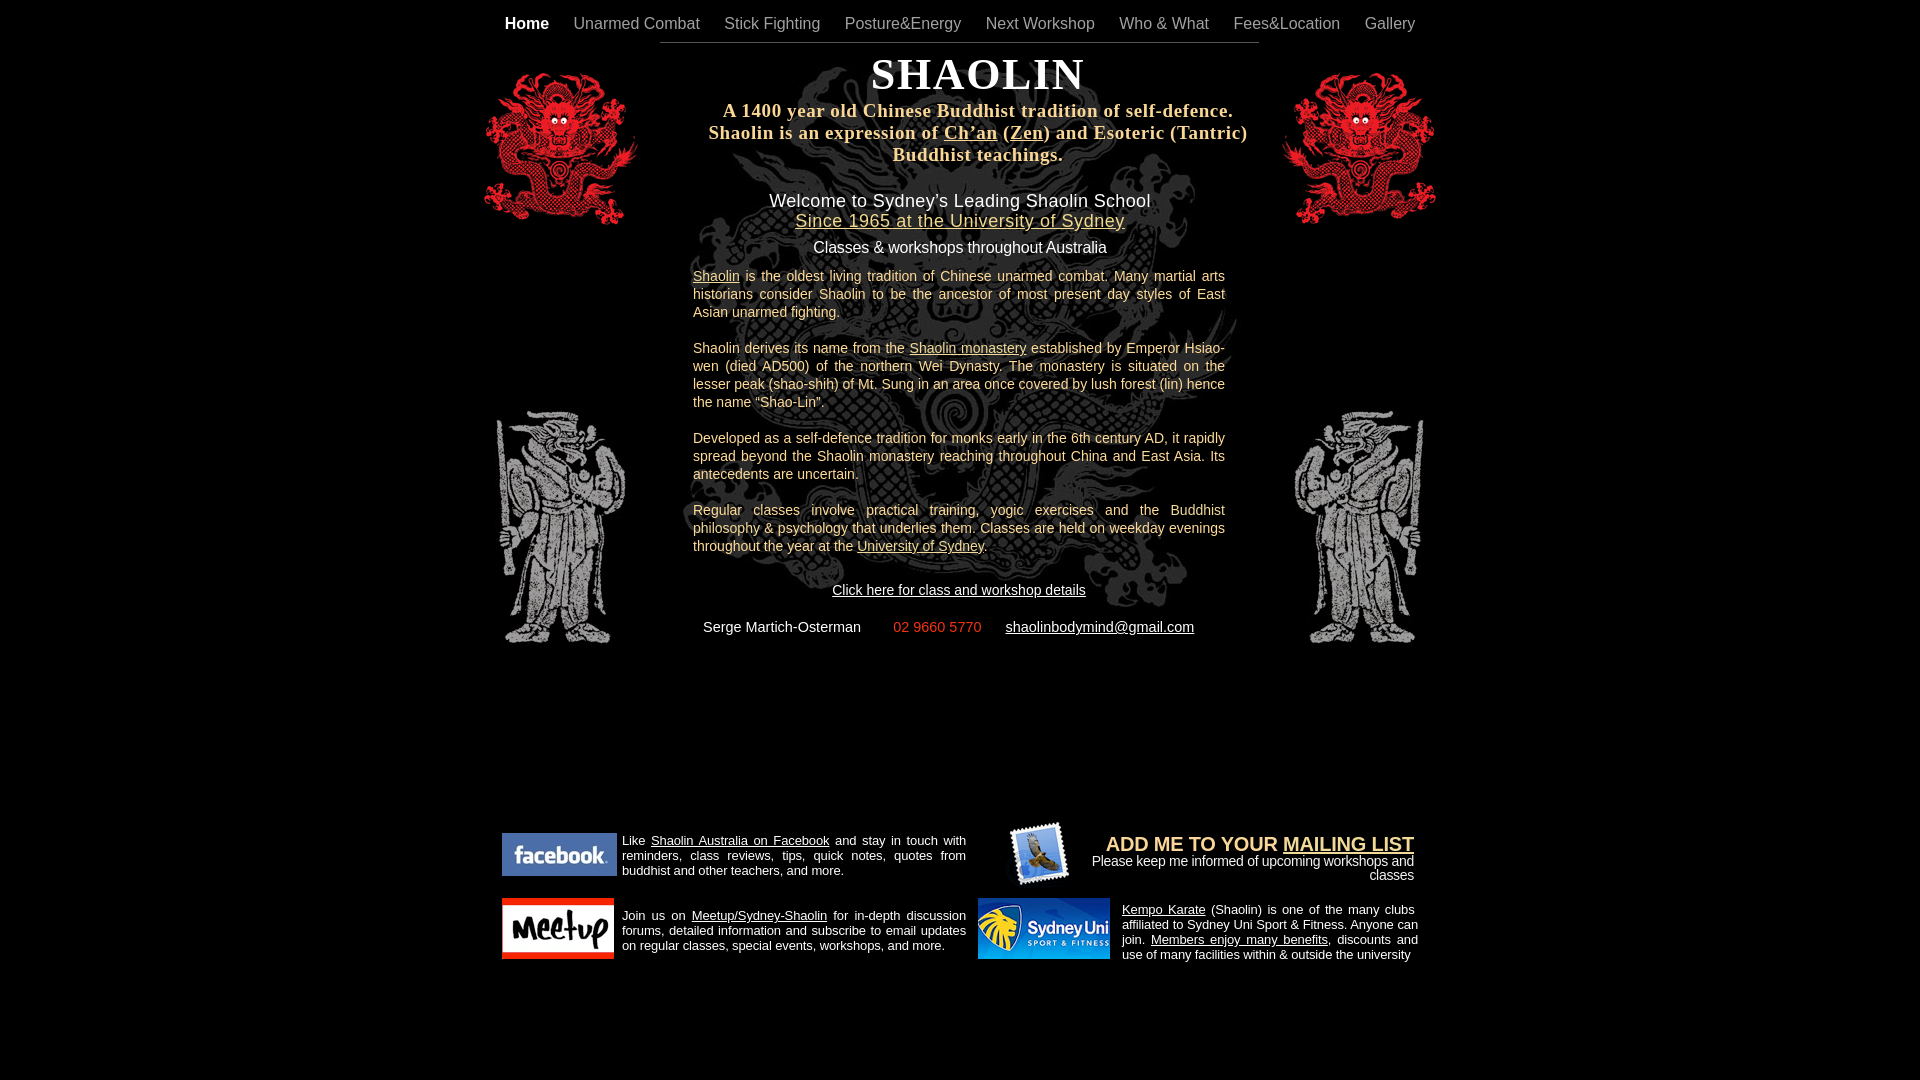 This screenshot has height=1080, width=1920. Describe the element at coordinates (738, 840) in the screenshot. I see `'Shaolin Australia on Facebook'` at that location.